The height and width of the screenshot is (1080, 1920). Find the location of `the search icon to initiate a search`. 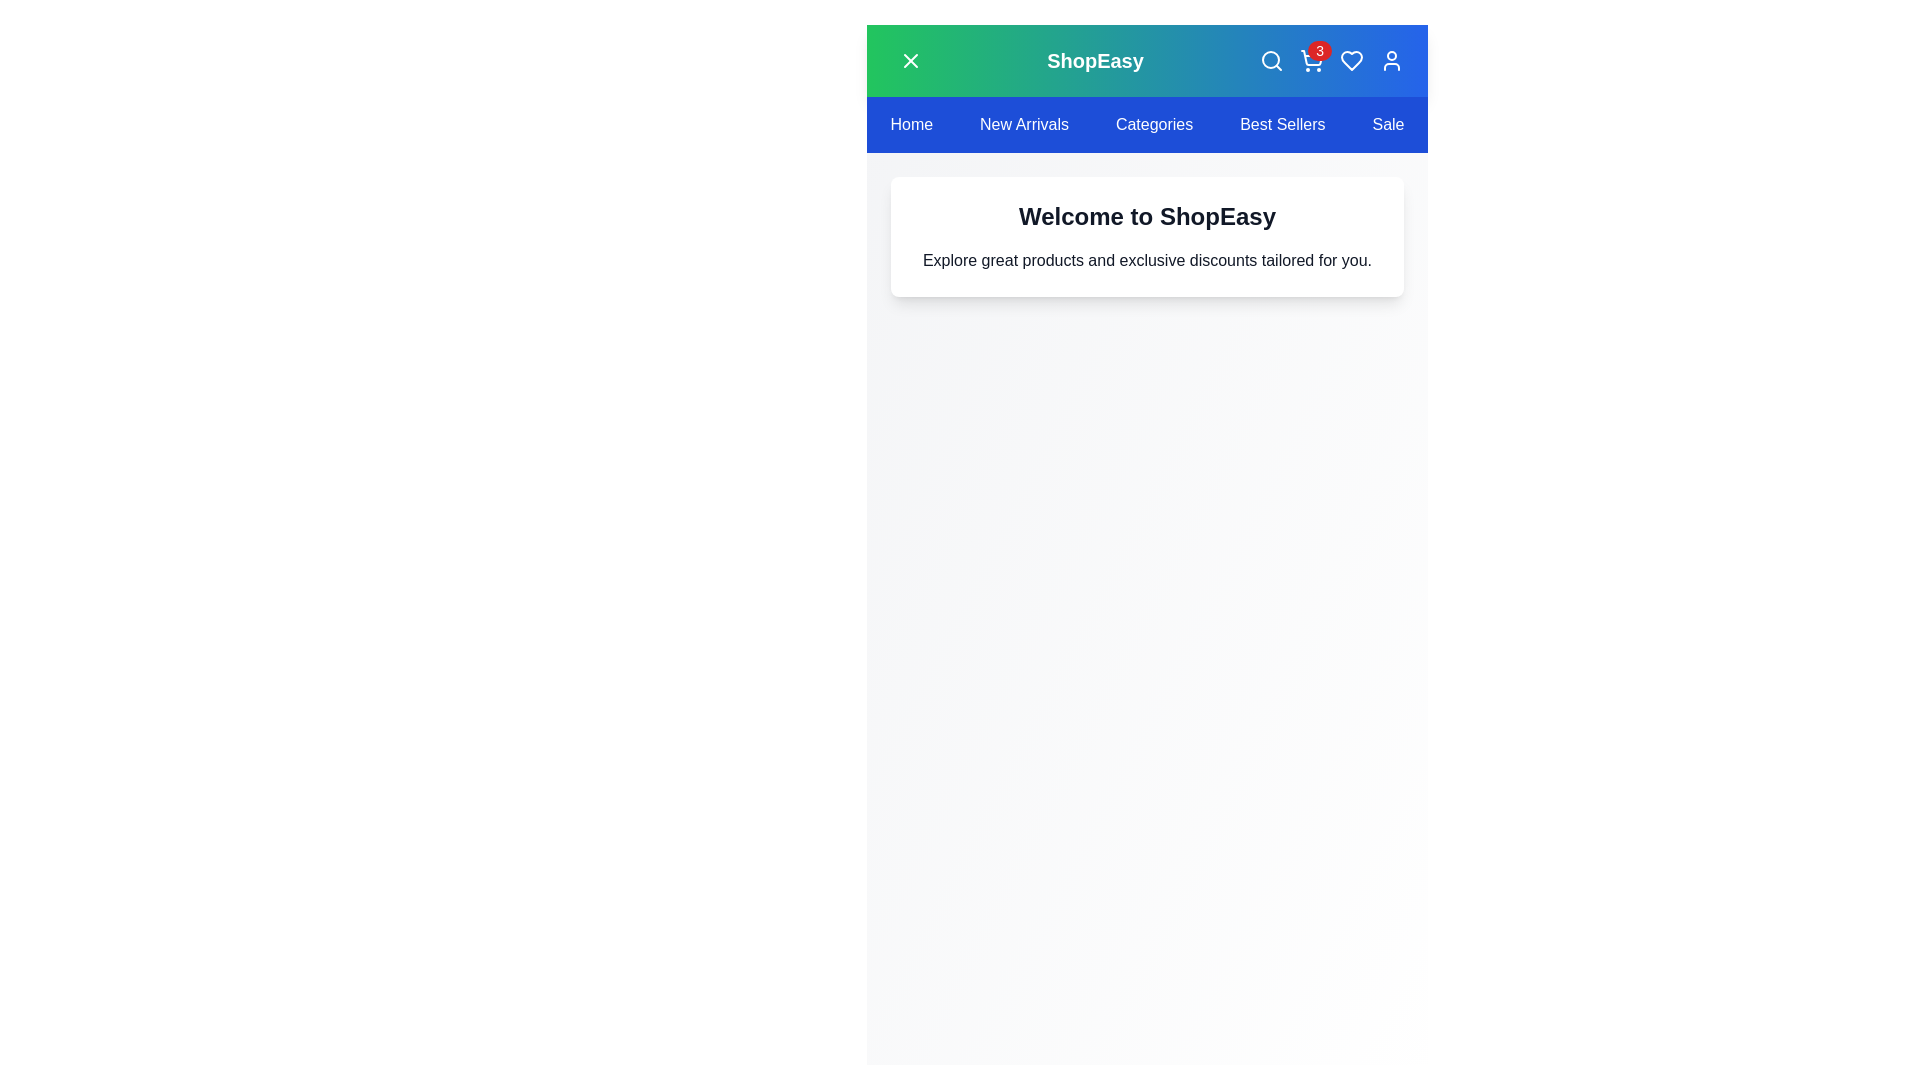

the search icon to initiate a search is located at coordinates (1271, 60).